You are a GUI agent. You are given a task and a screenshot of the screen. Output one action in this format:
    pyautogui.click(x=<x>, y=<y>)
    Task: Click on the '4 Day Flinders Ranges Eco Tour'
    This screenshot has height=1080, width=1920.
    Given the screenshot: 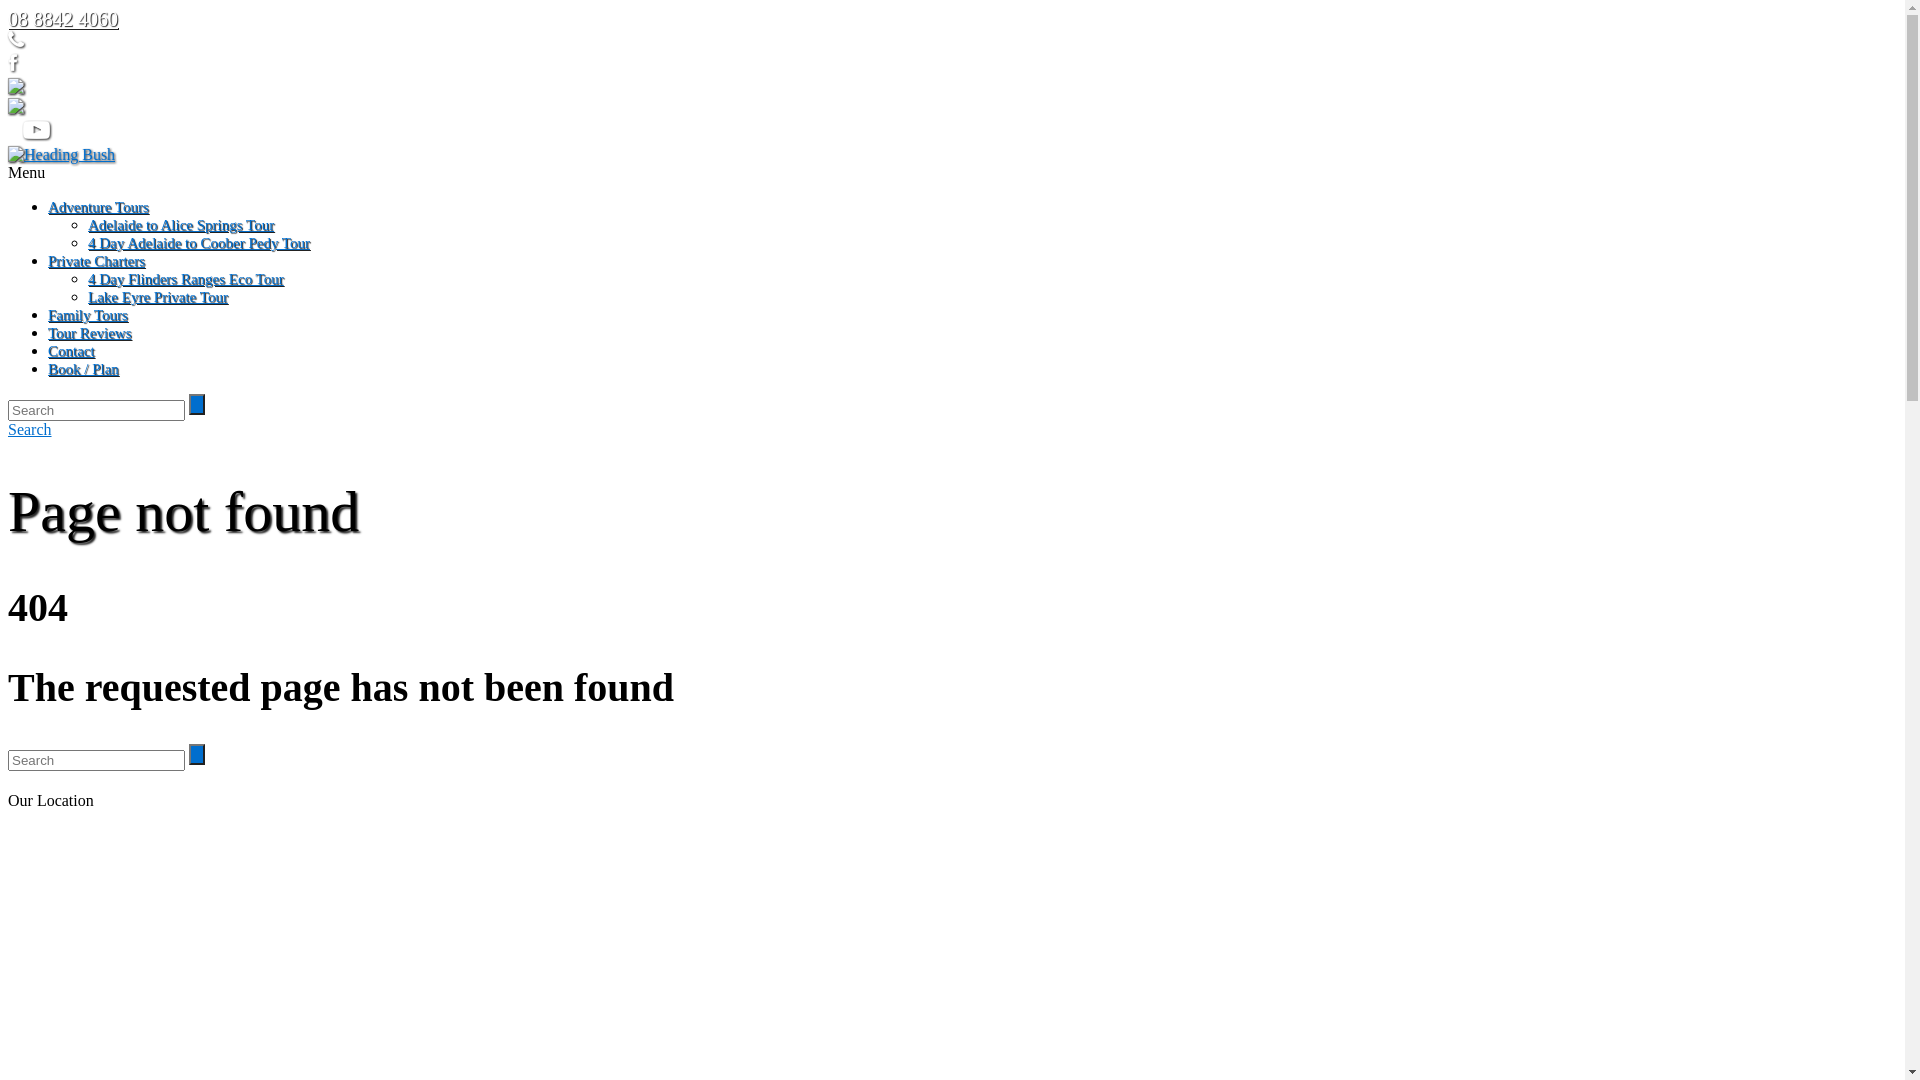 What is the action you would take?
    pyautogui.click(x=186, y=278)
    